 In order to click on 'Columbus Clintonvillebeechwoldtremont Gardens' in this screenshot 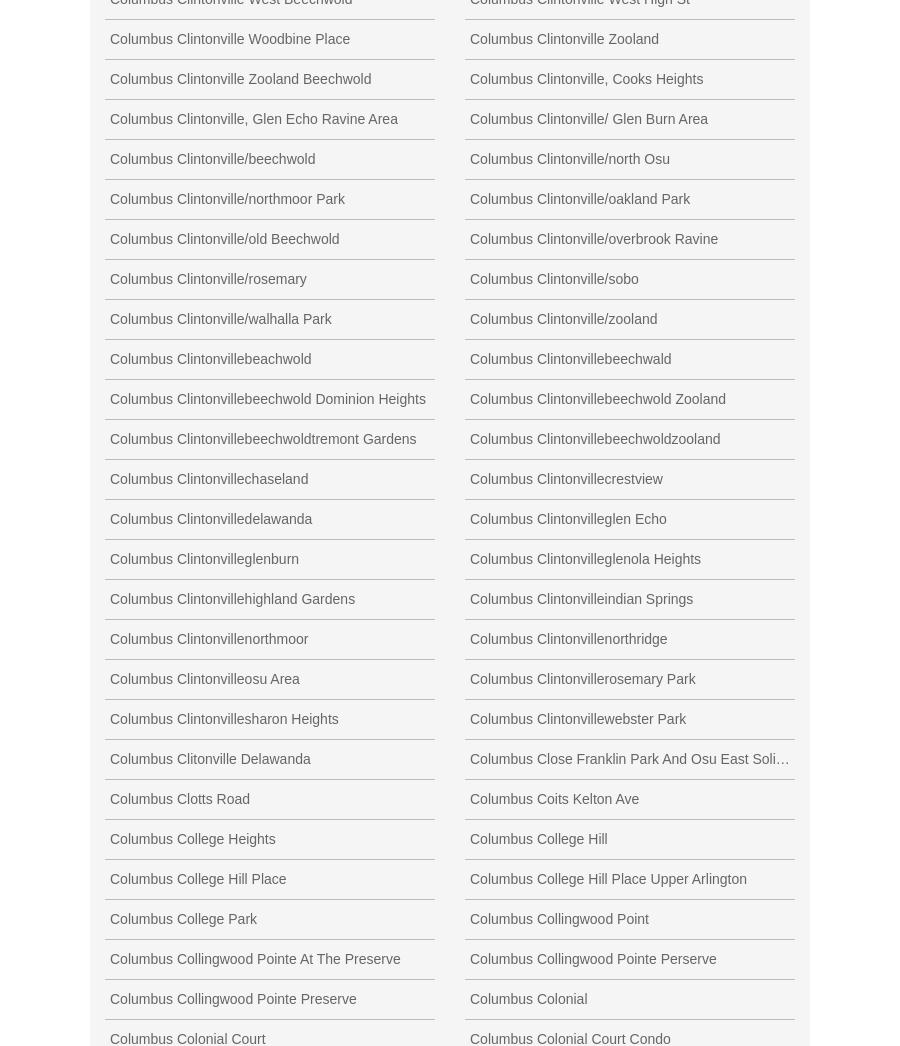, I will do `click(261, 436)`.